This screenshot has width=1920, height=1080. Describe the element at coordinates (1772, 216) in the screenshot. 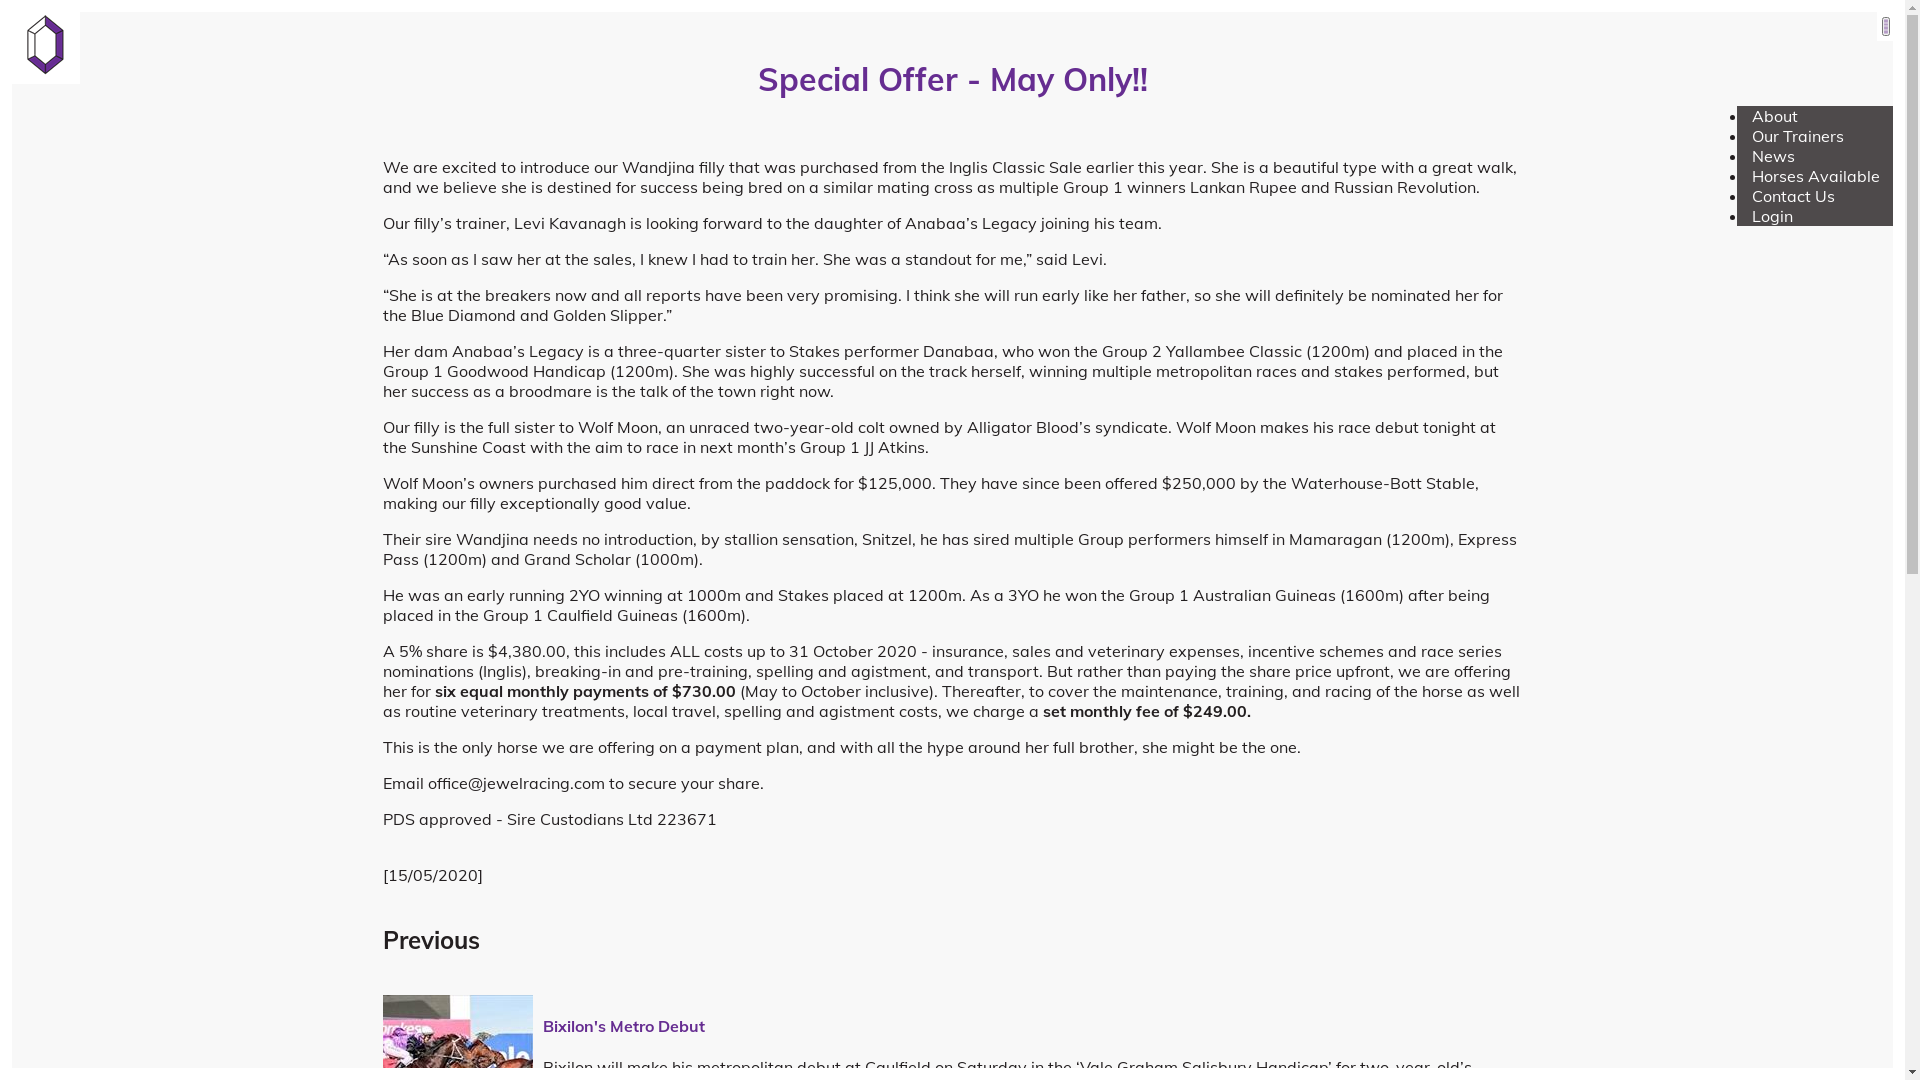

I see `'Login'` at that location.